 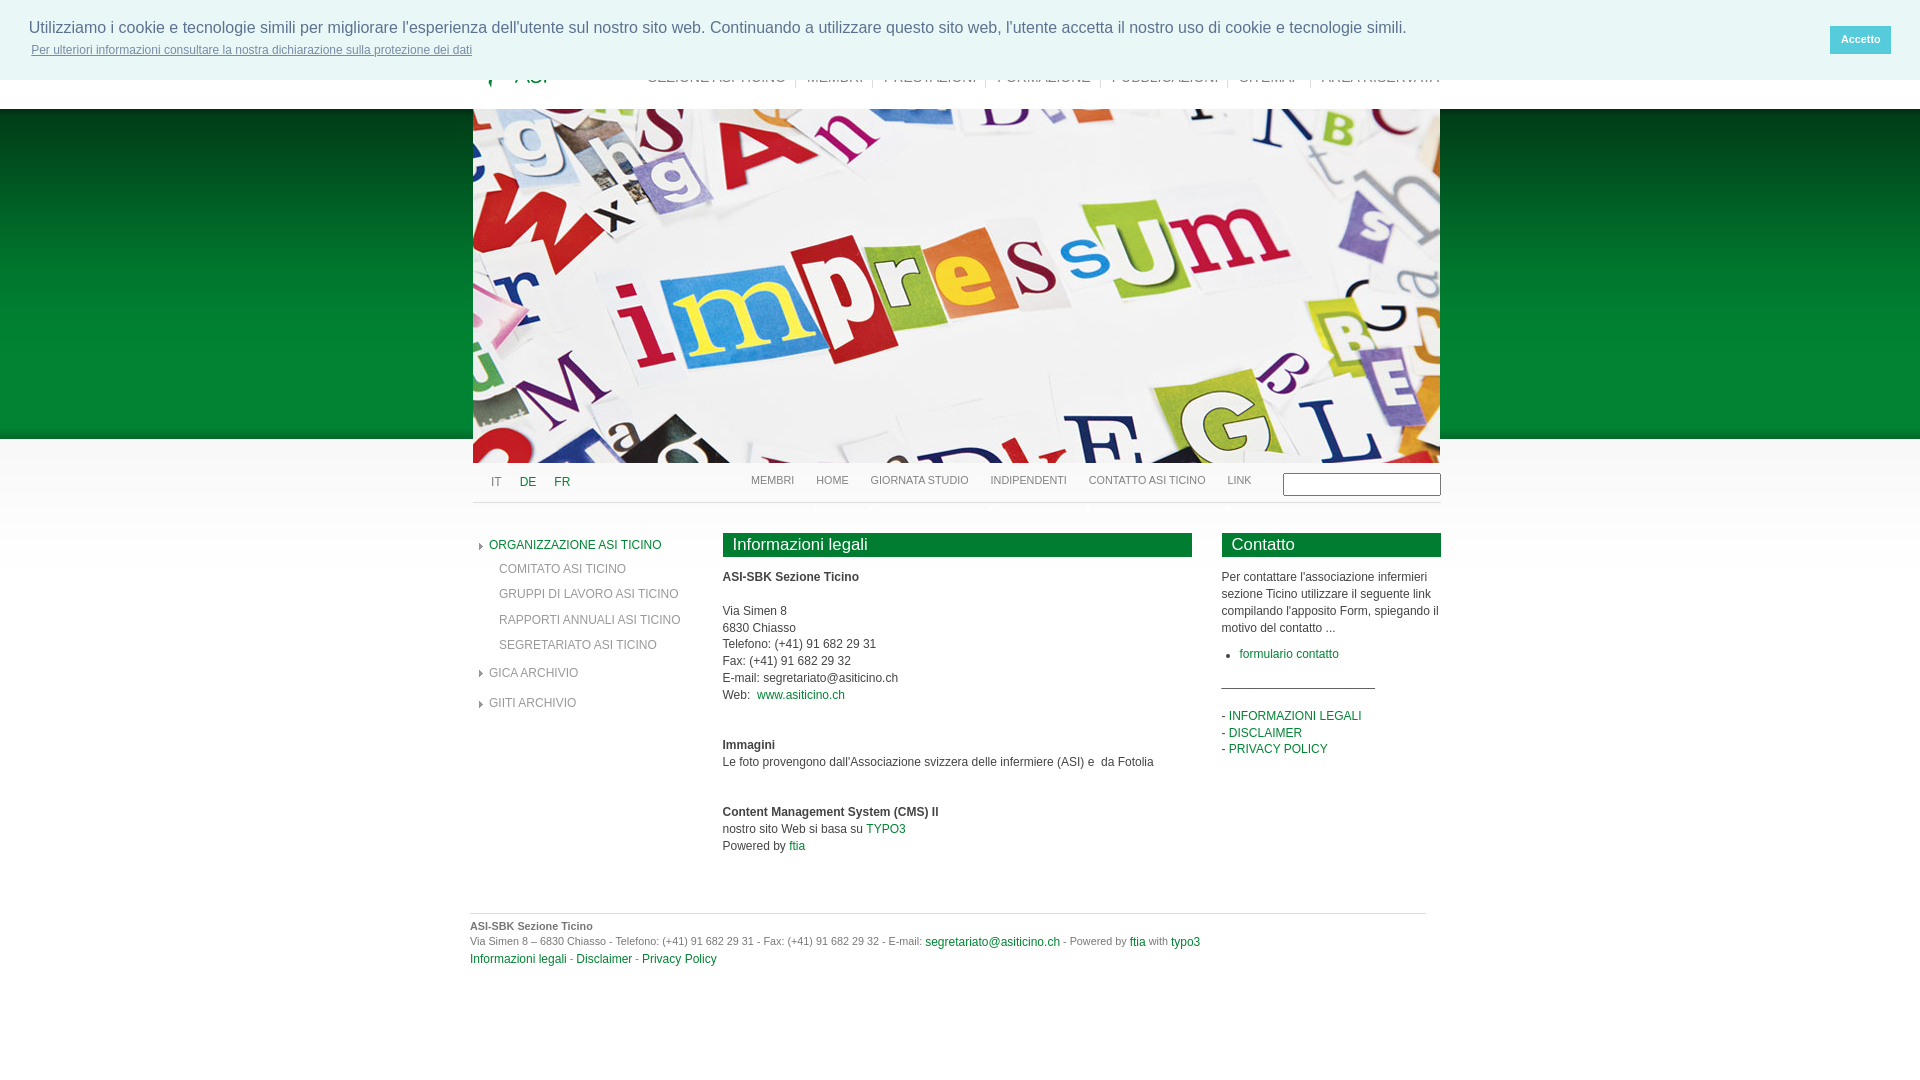 I want to click on 'MEMBRI', so click(x=771, y=479).